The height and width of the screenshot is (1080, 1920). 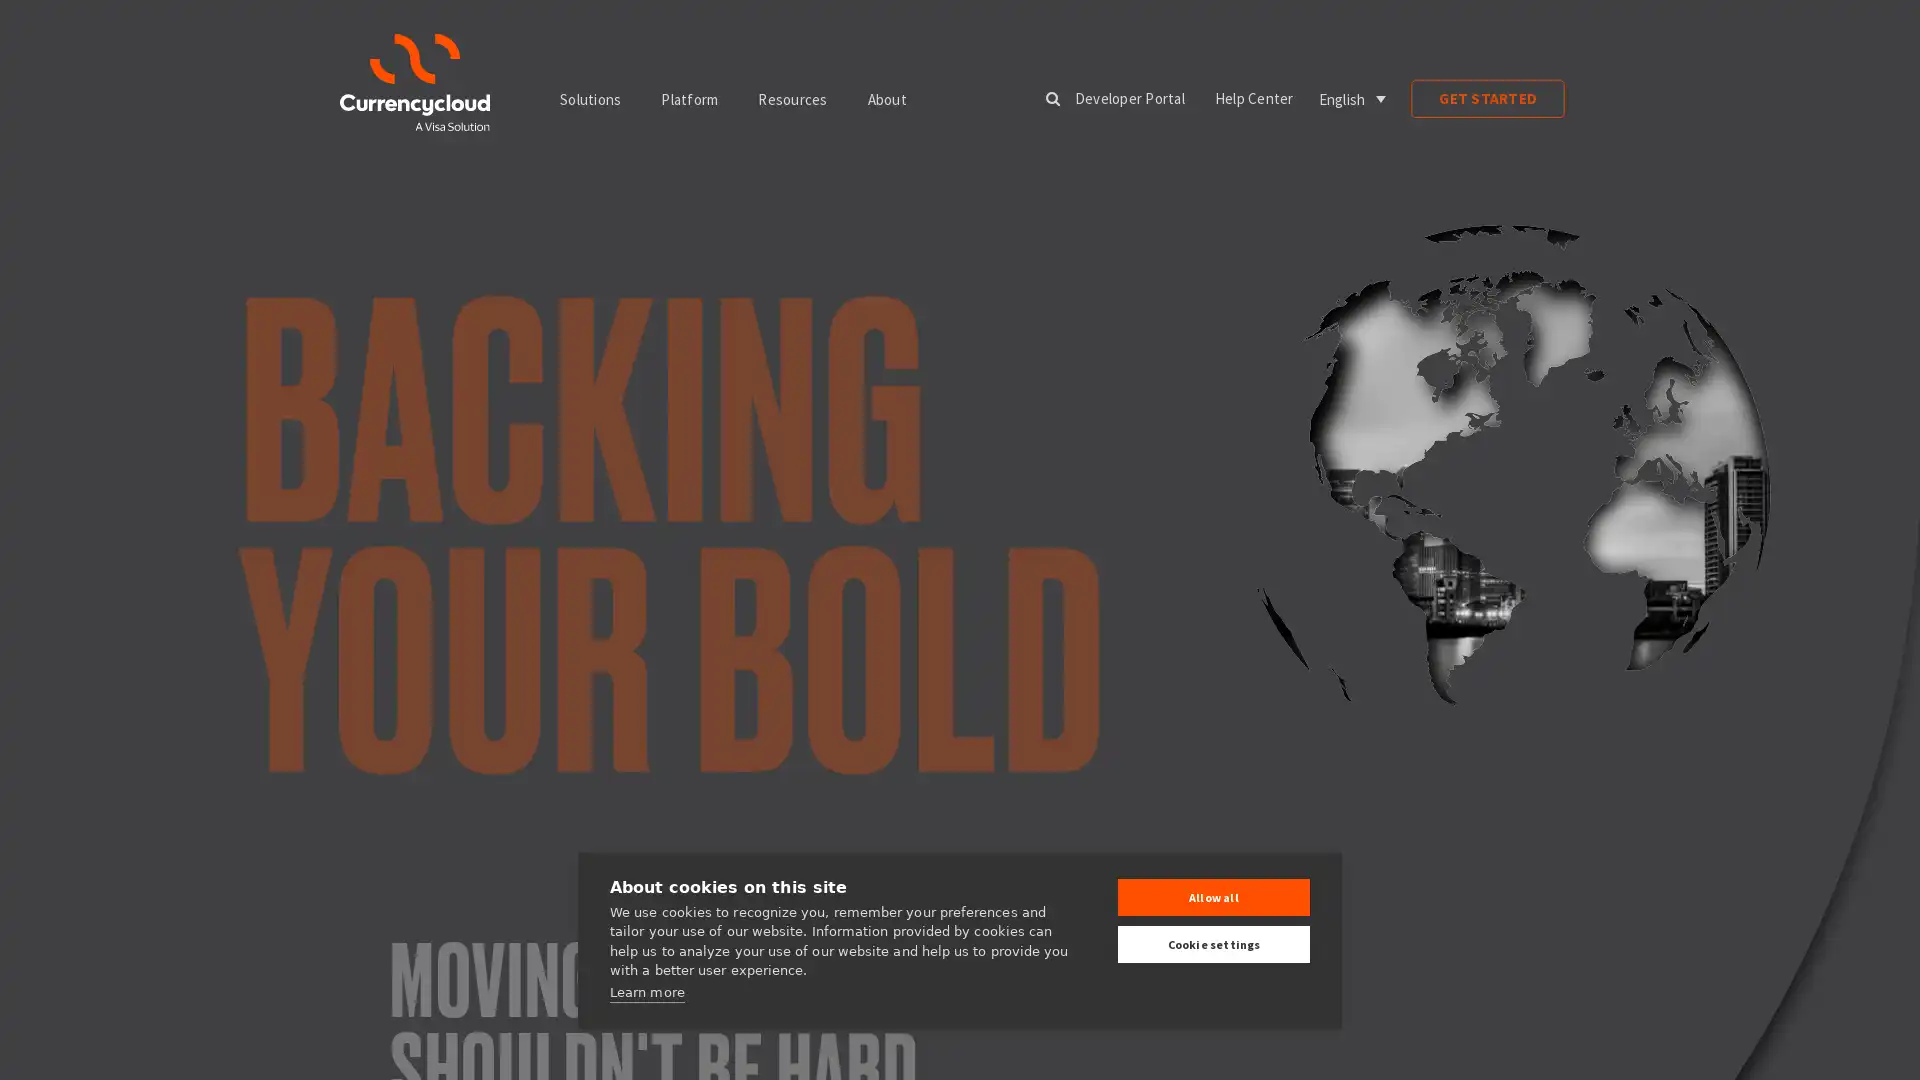 What do you see at coordinates (1213, 944) in the screenshot?
I see `Cookie settings` at bounding box center [1213, 944].